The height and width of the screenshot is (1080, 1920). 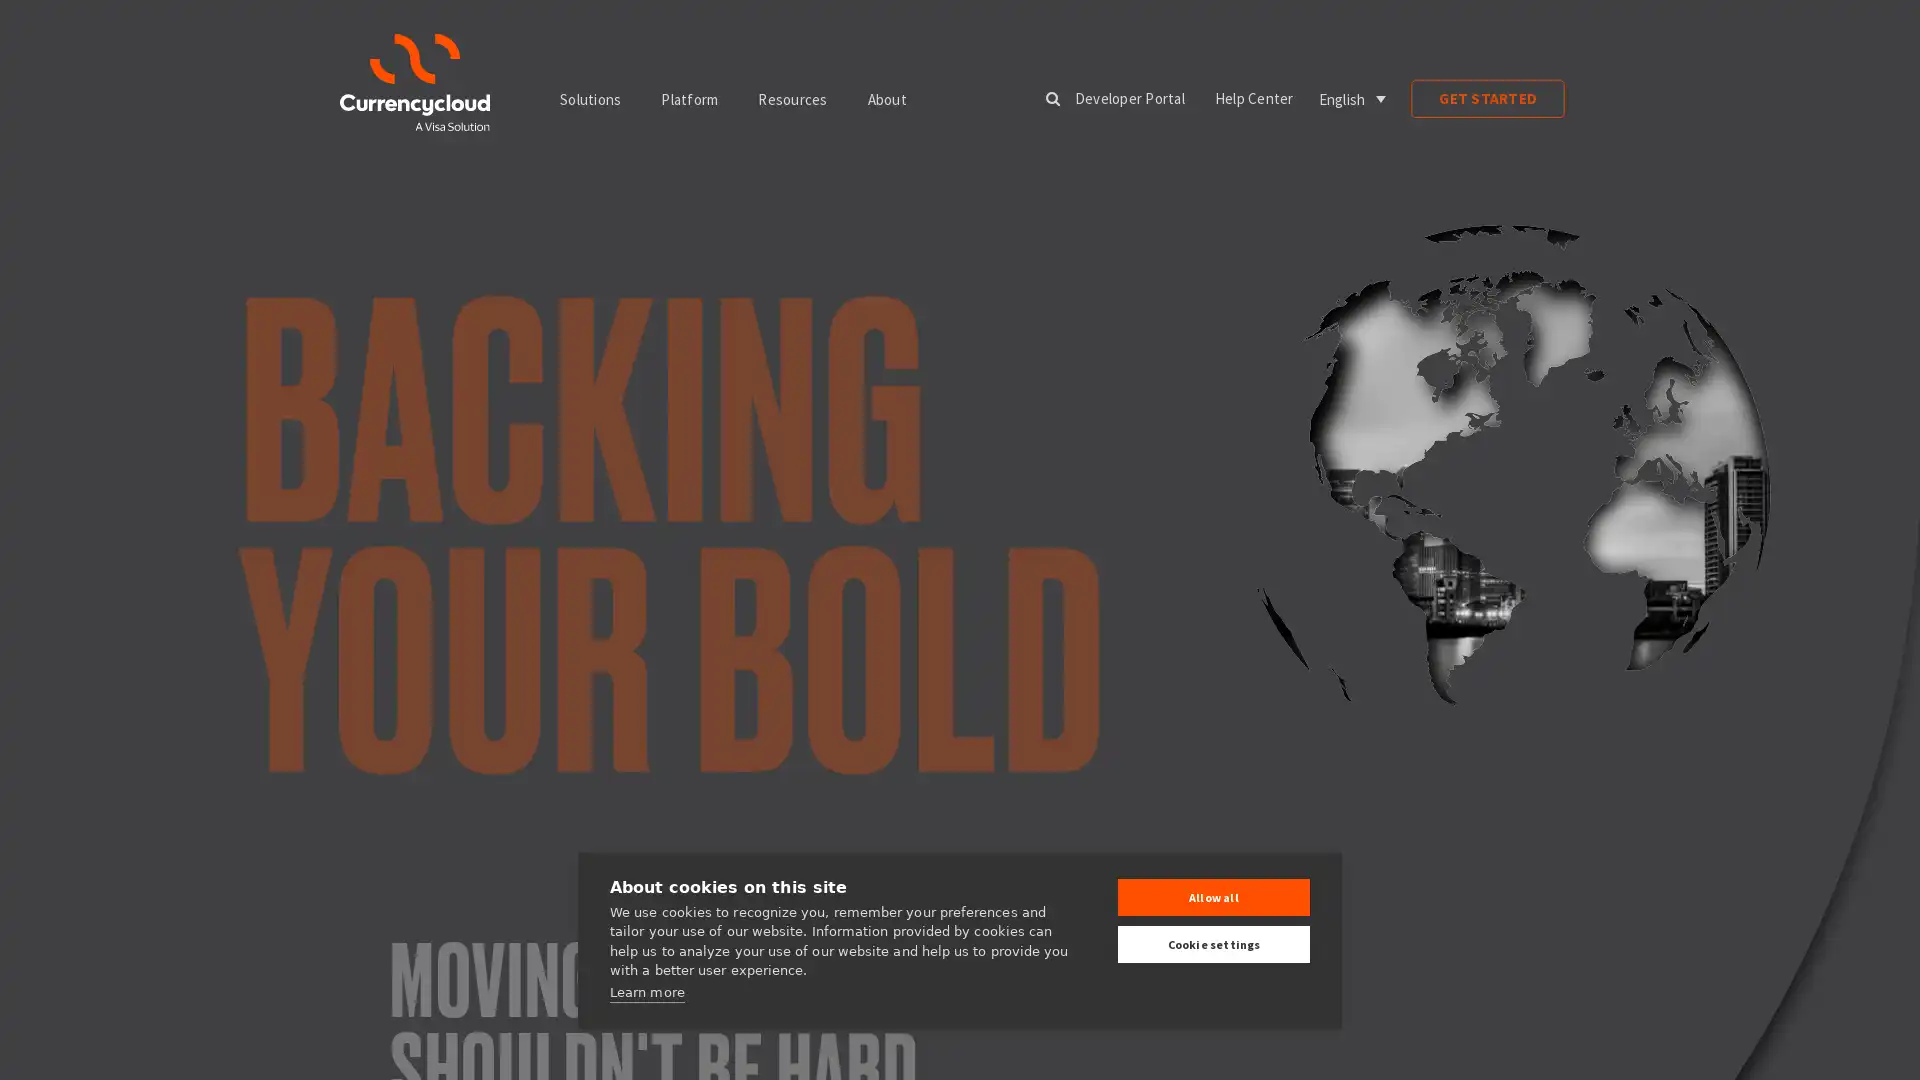 What do you see at coordinates (1213, 944) in the screenshot?
I see `Cookie settings` at bounding box center [1213, 944].